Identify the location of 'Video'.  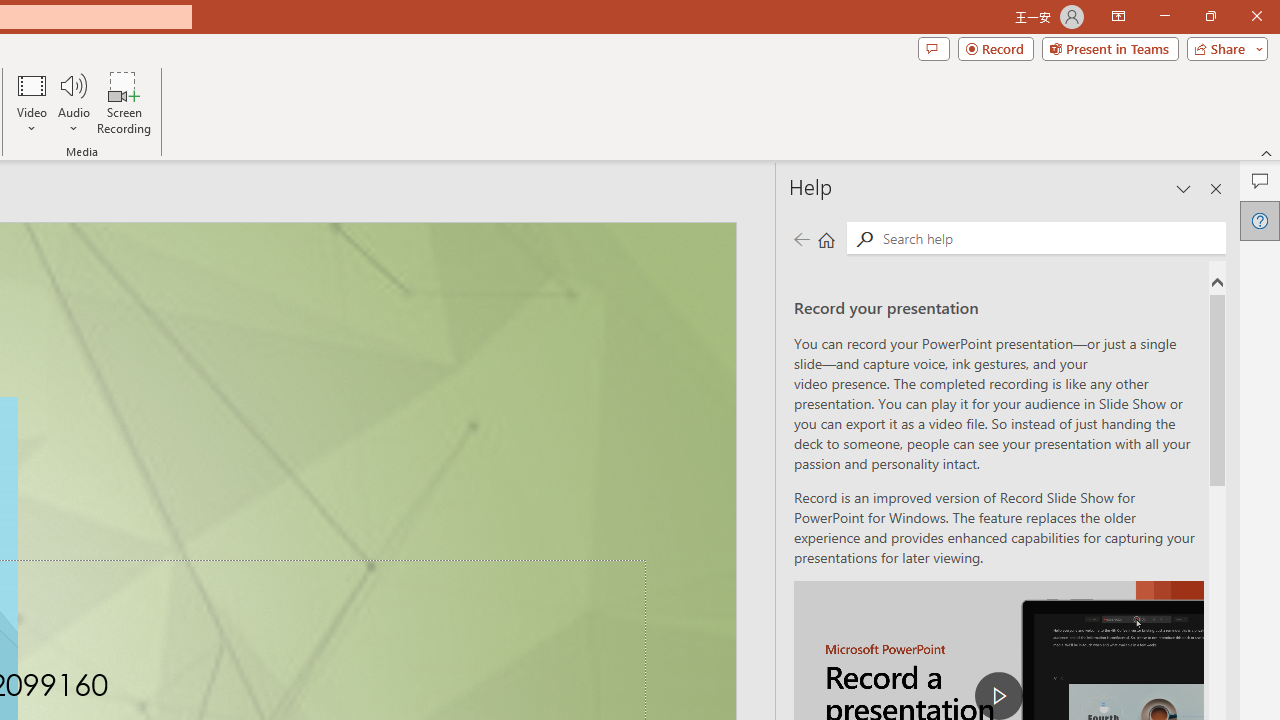
(32, 103).